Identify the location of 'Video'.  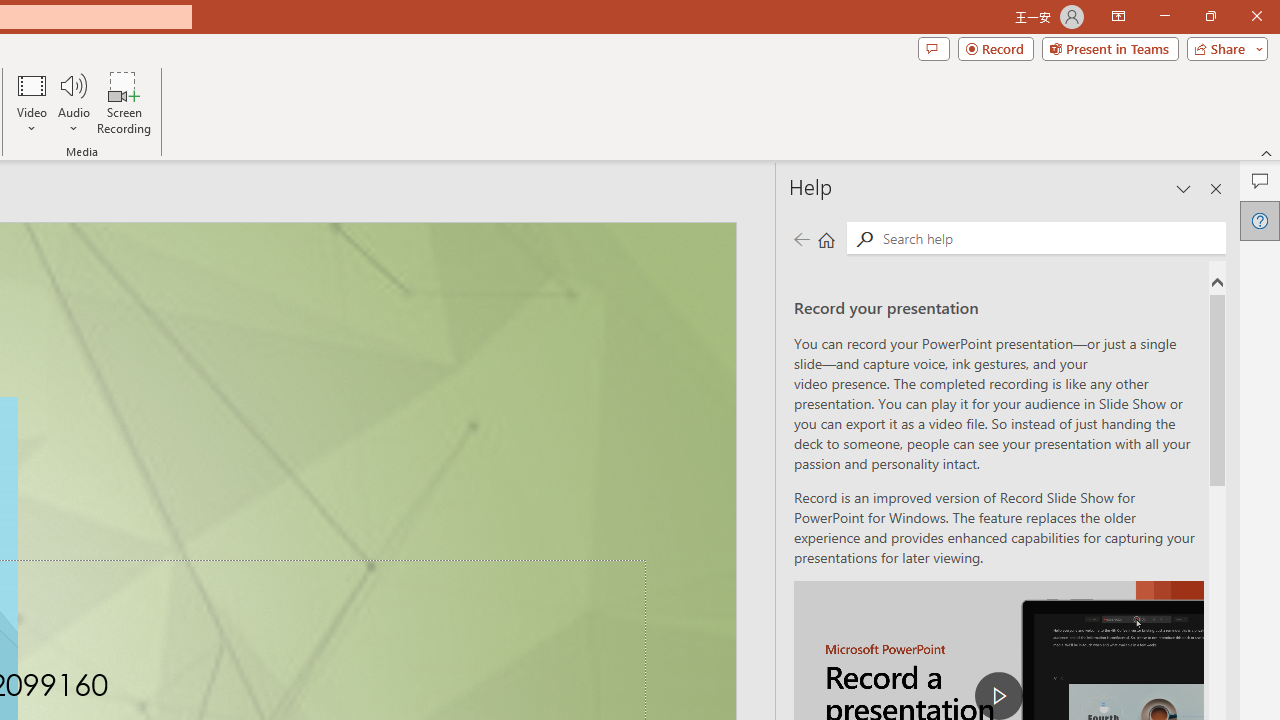
(32, 103).